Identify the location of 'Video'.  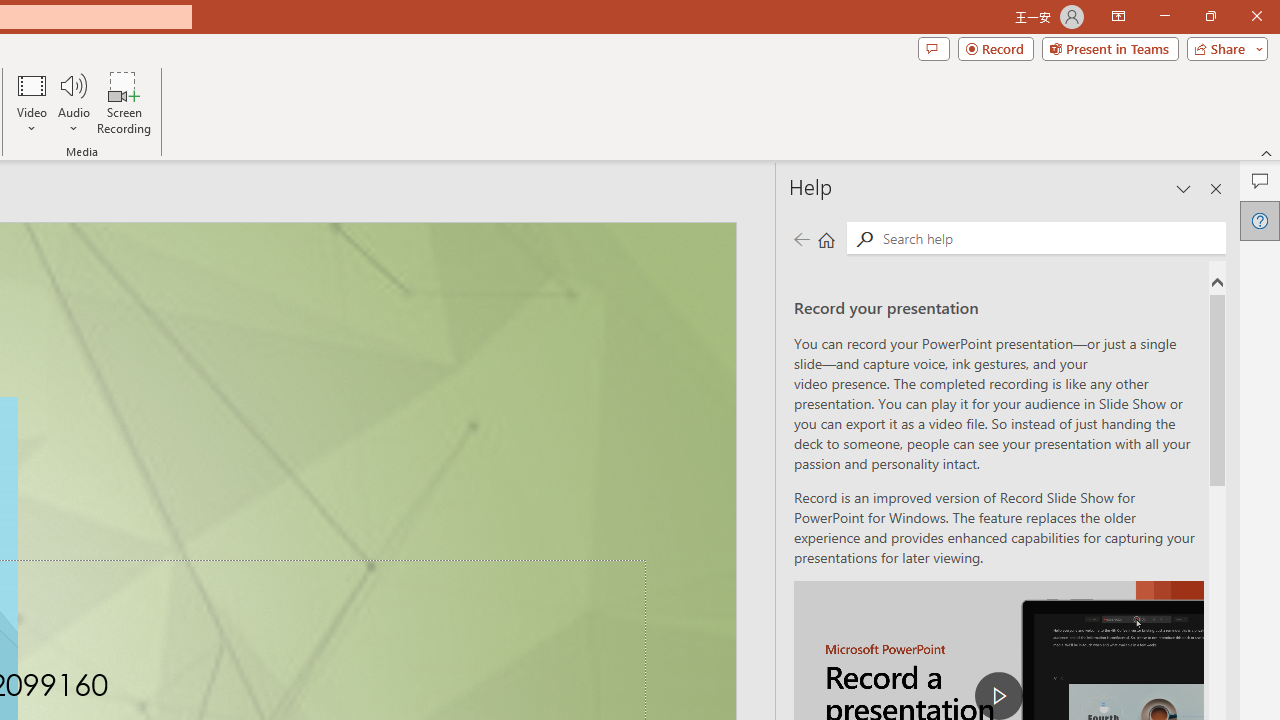
(32, 103).